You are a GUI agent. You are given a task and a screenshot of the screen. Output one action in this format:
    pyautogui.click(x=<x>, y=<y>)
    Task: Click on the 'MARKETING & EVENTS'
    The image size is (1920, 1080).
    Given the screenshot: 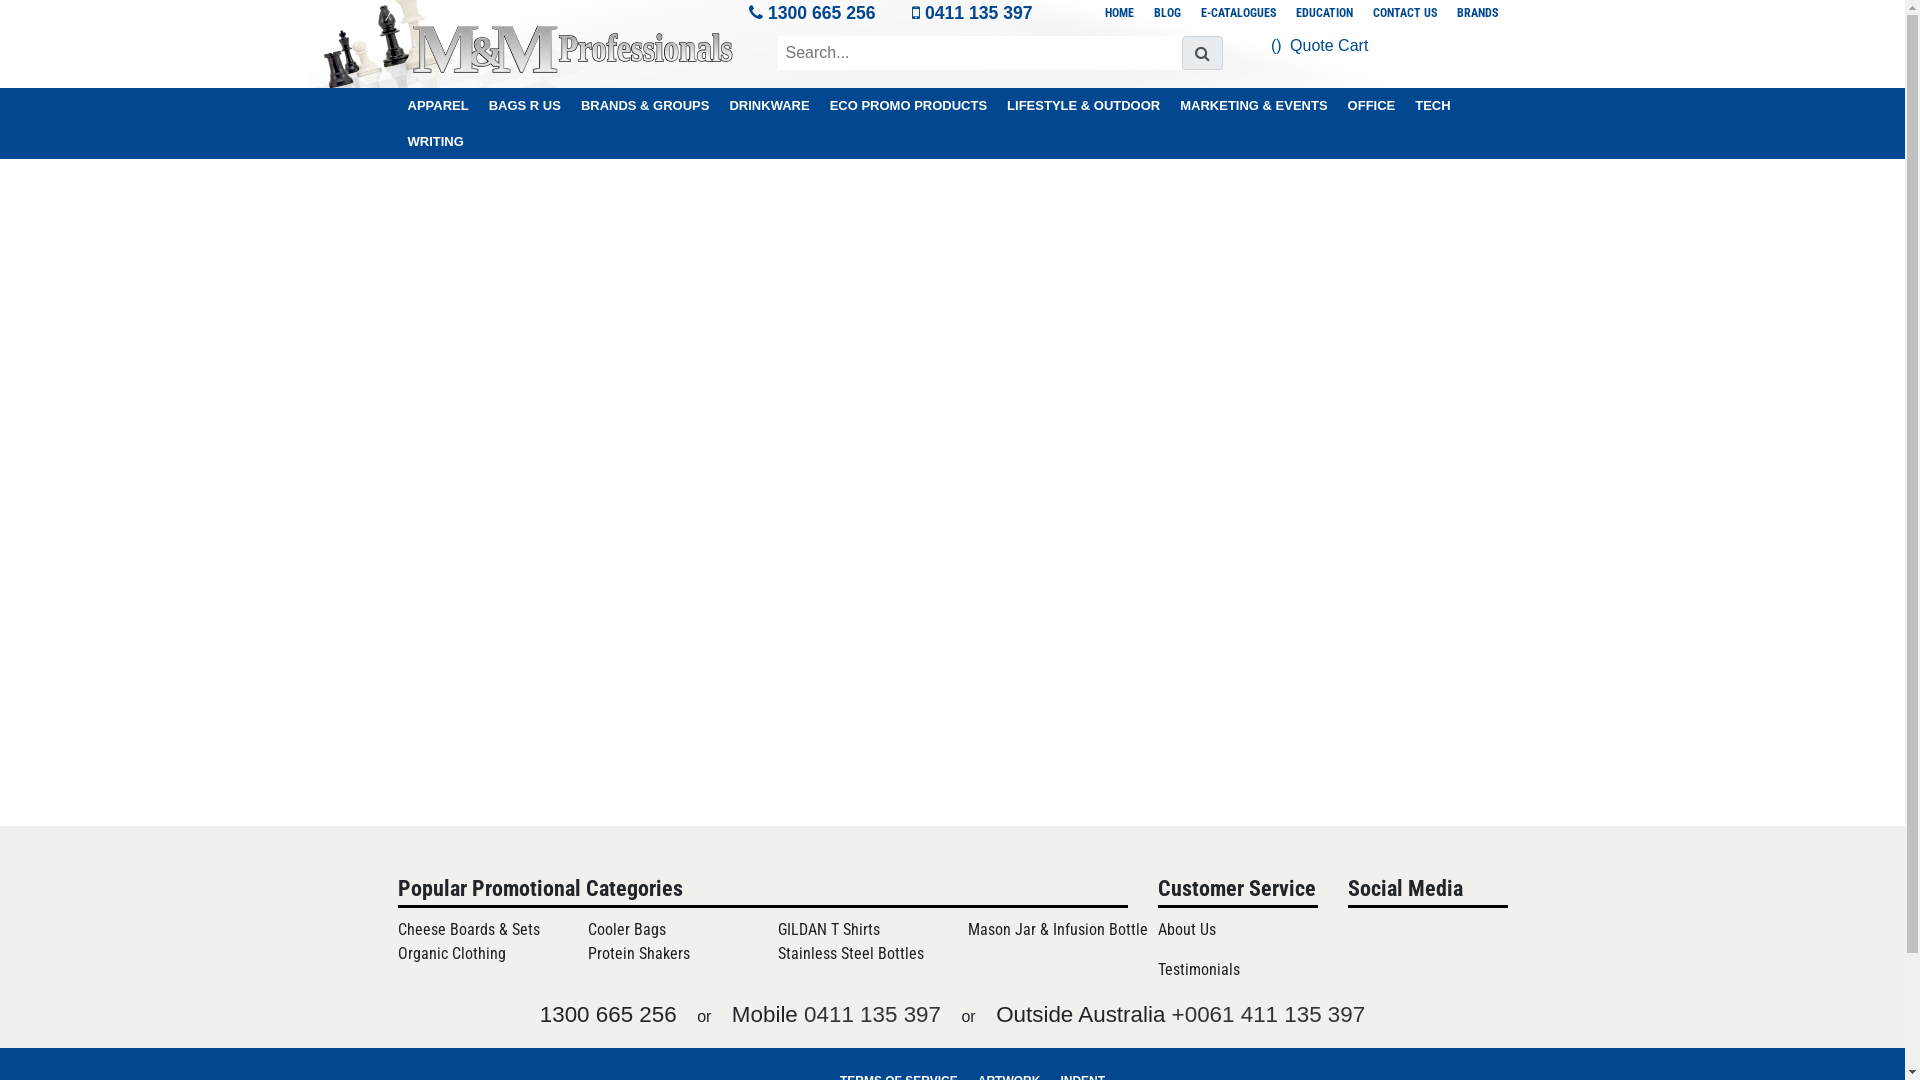 What is the action you would take?
    pyautogui.click(x=1170, y=105)
    